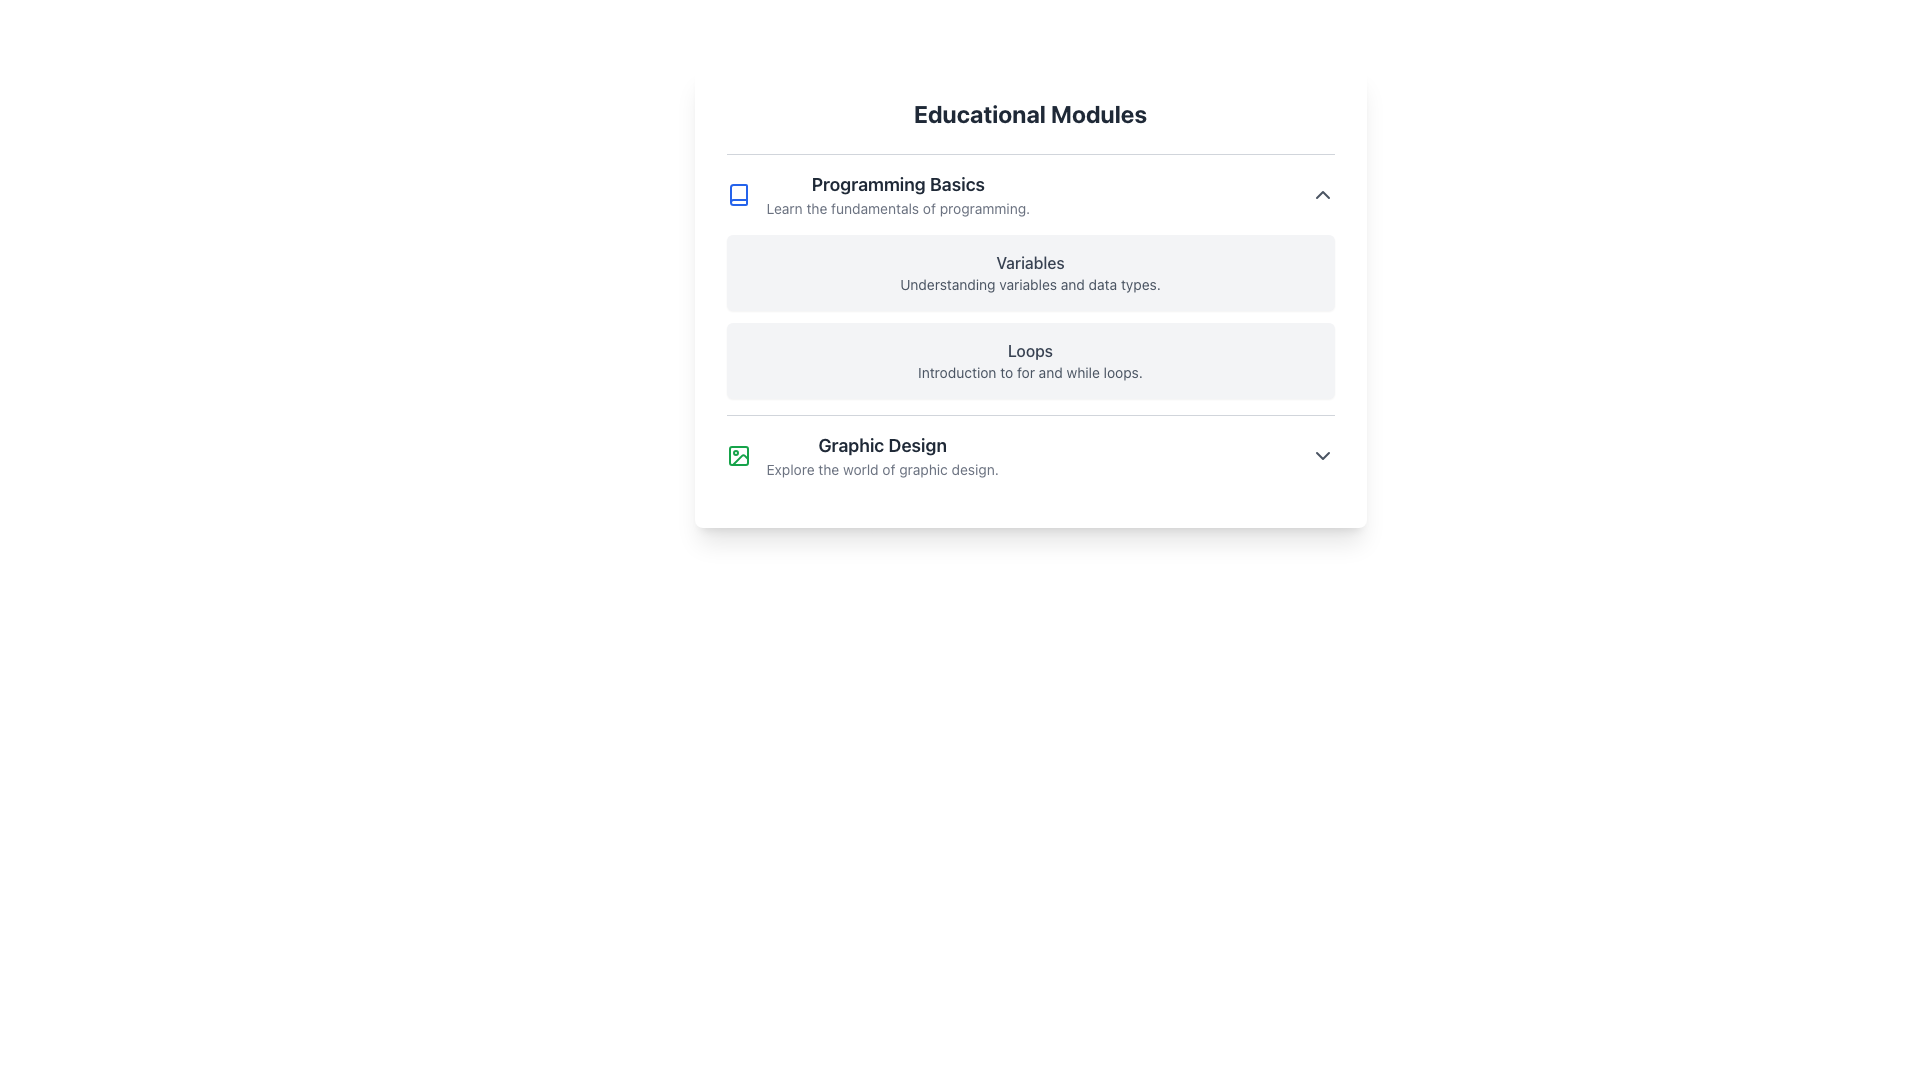 This screenshot has width=1920, height=1080. I want to click on the text label displaying 'Loops', which is styled in gray and positioned above the subtitle in the 'Loops' section of the 'Educational Modules' card, so click(1030, 350).